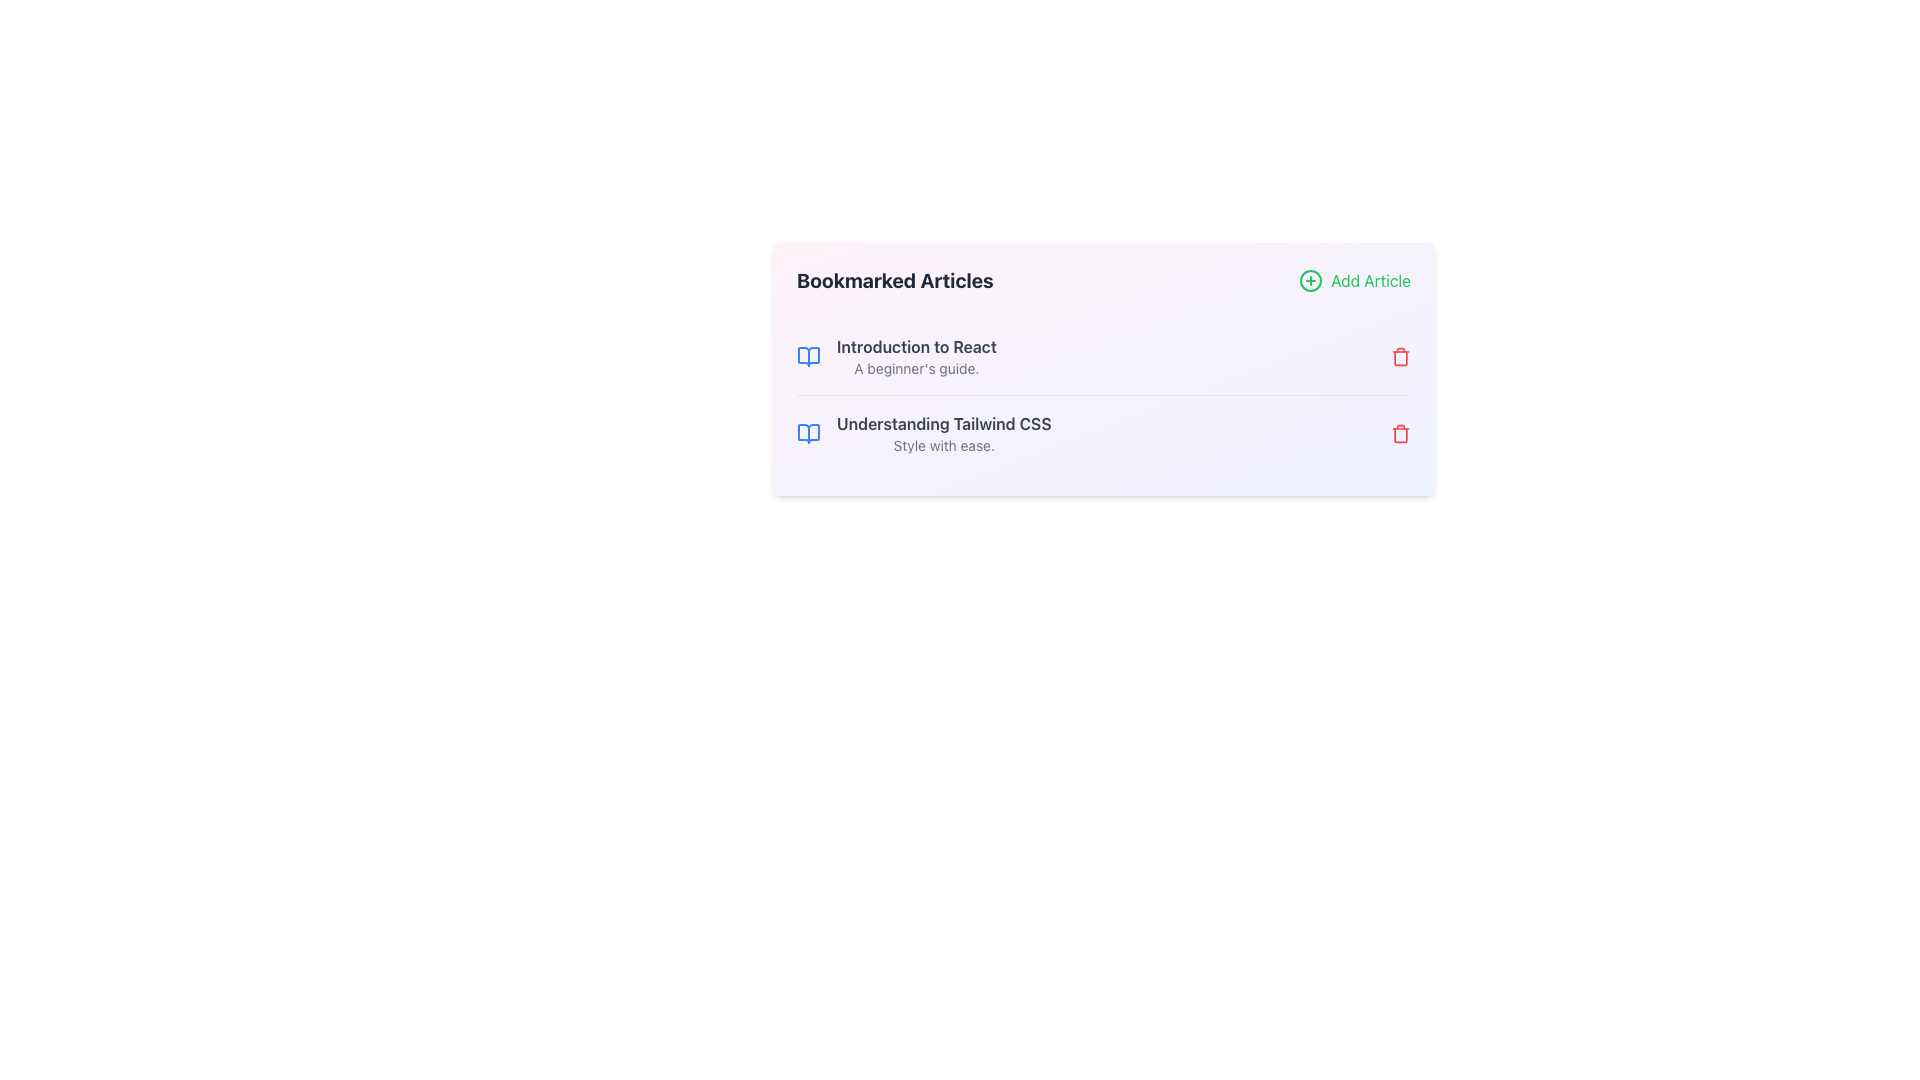 The width and height of the screenshot is (1920, 1080). What do you see at coordinates (1354, 281) in the screenshot?
I see `the interactive button for adding a new article to the 'Bookmarked Articles' list` at bounding box center [1354, 281].